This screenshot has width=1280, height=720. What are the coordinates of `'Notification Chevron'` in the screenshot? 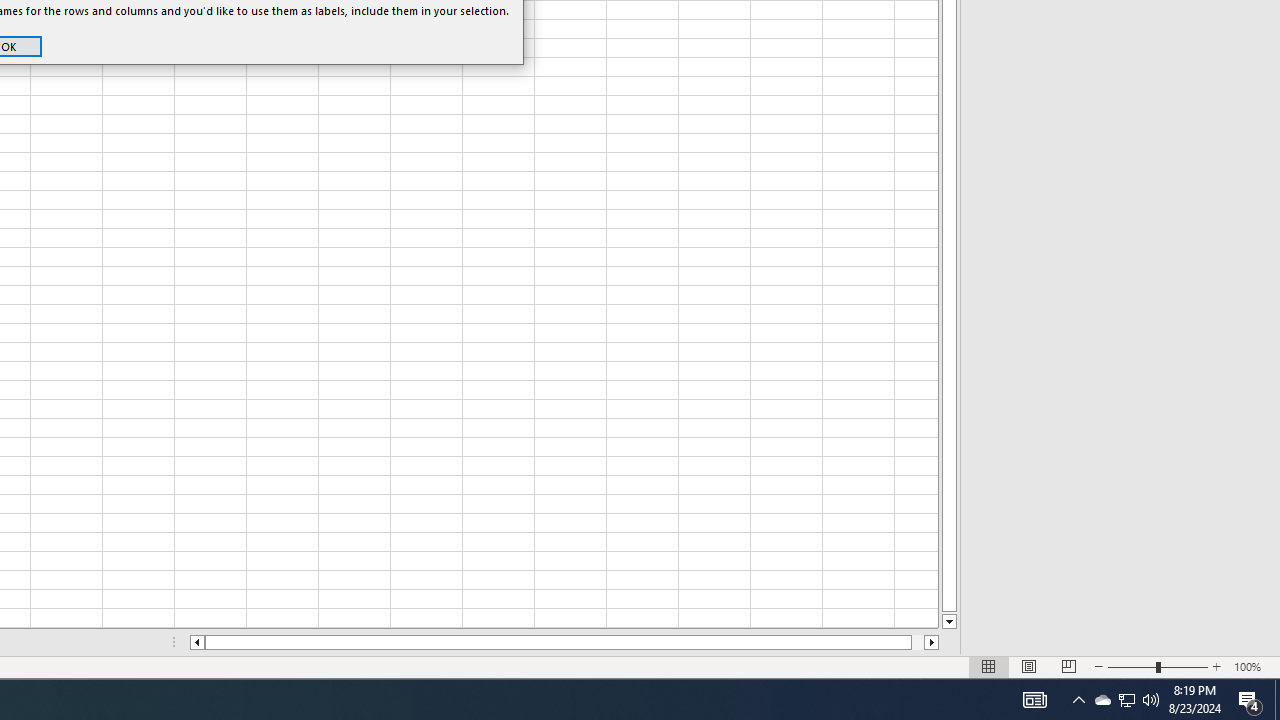 It's located at (1078, 698).